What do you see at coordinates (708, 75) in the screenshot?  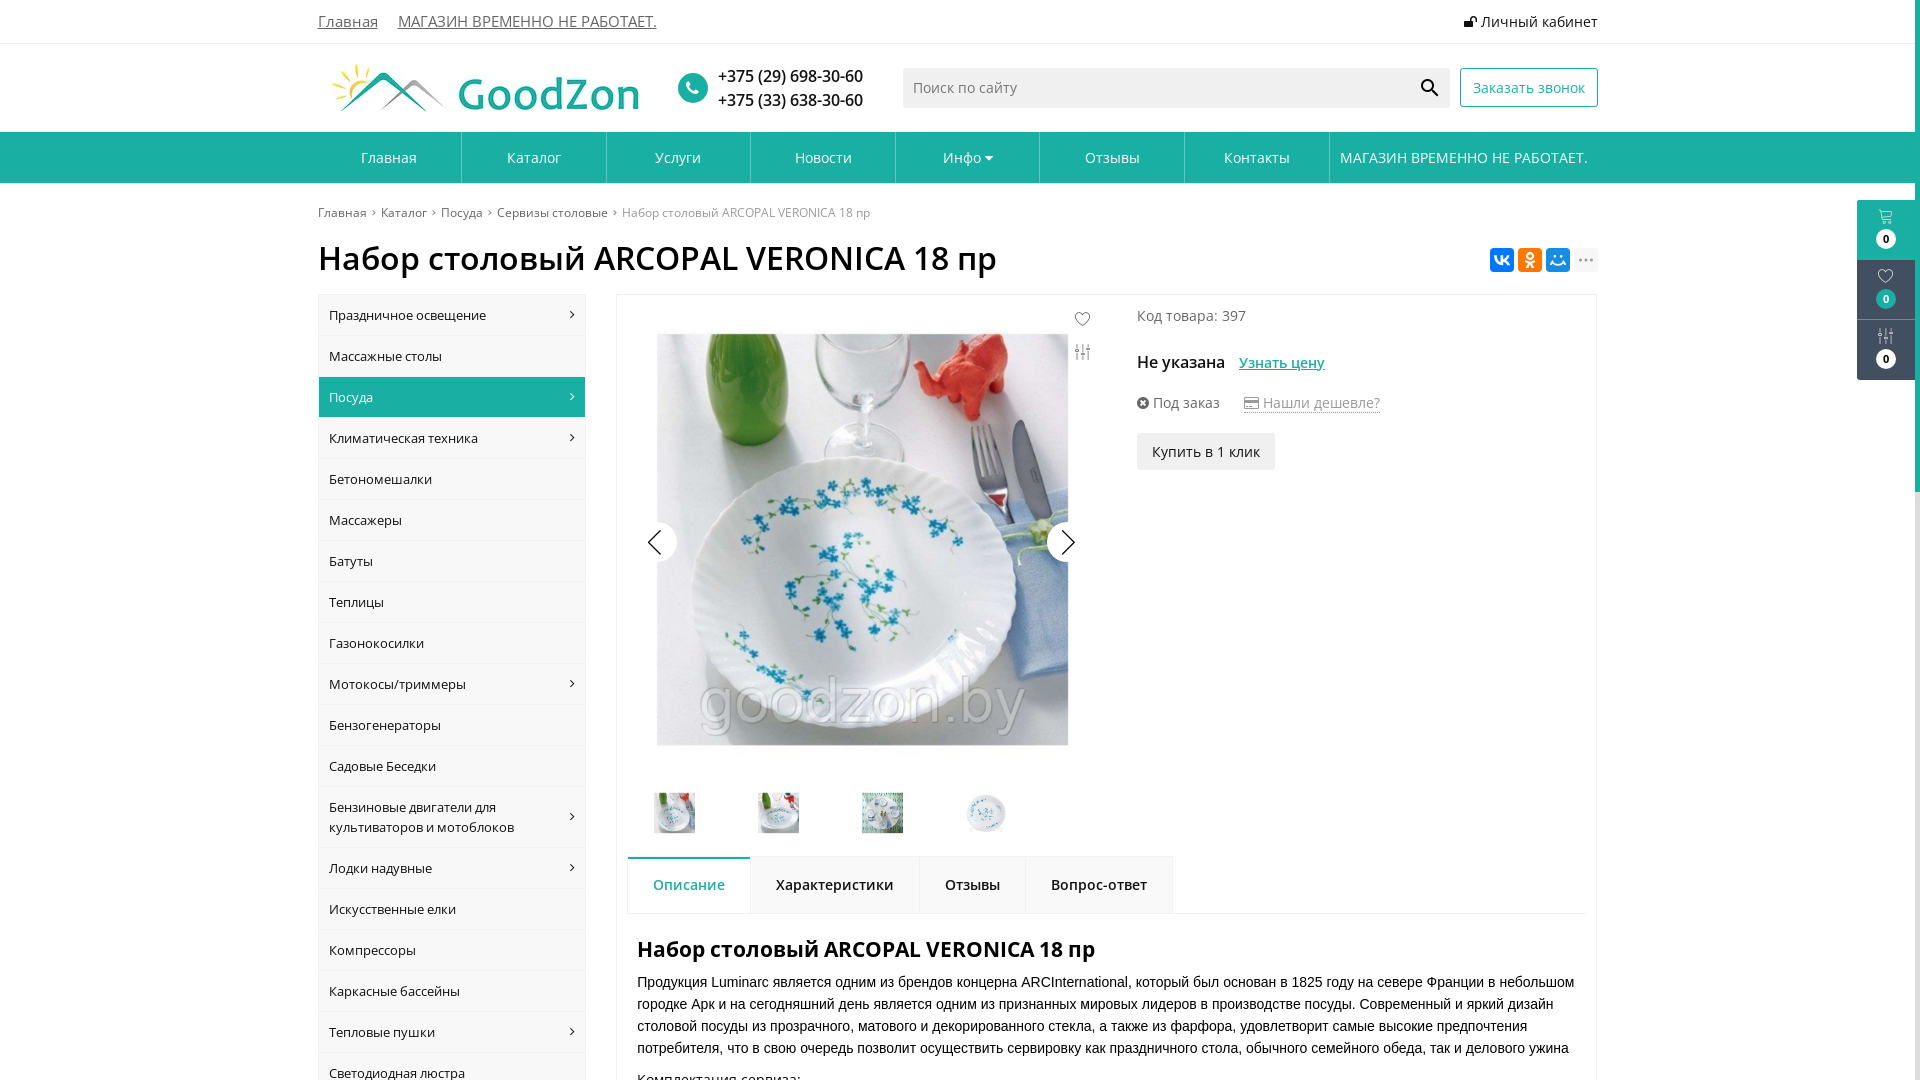 I see `'+375 (29) 698-30-60'` at bounding box center [708, 75].